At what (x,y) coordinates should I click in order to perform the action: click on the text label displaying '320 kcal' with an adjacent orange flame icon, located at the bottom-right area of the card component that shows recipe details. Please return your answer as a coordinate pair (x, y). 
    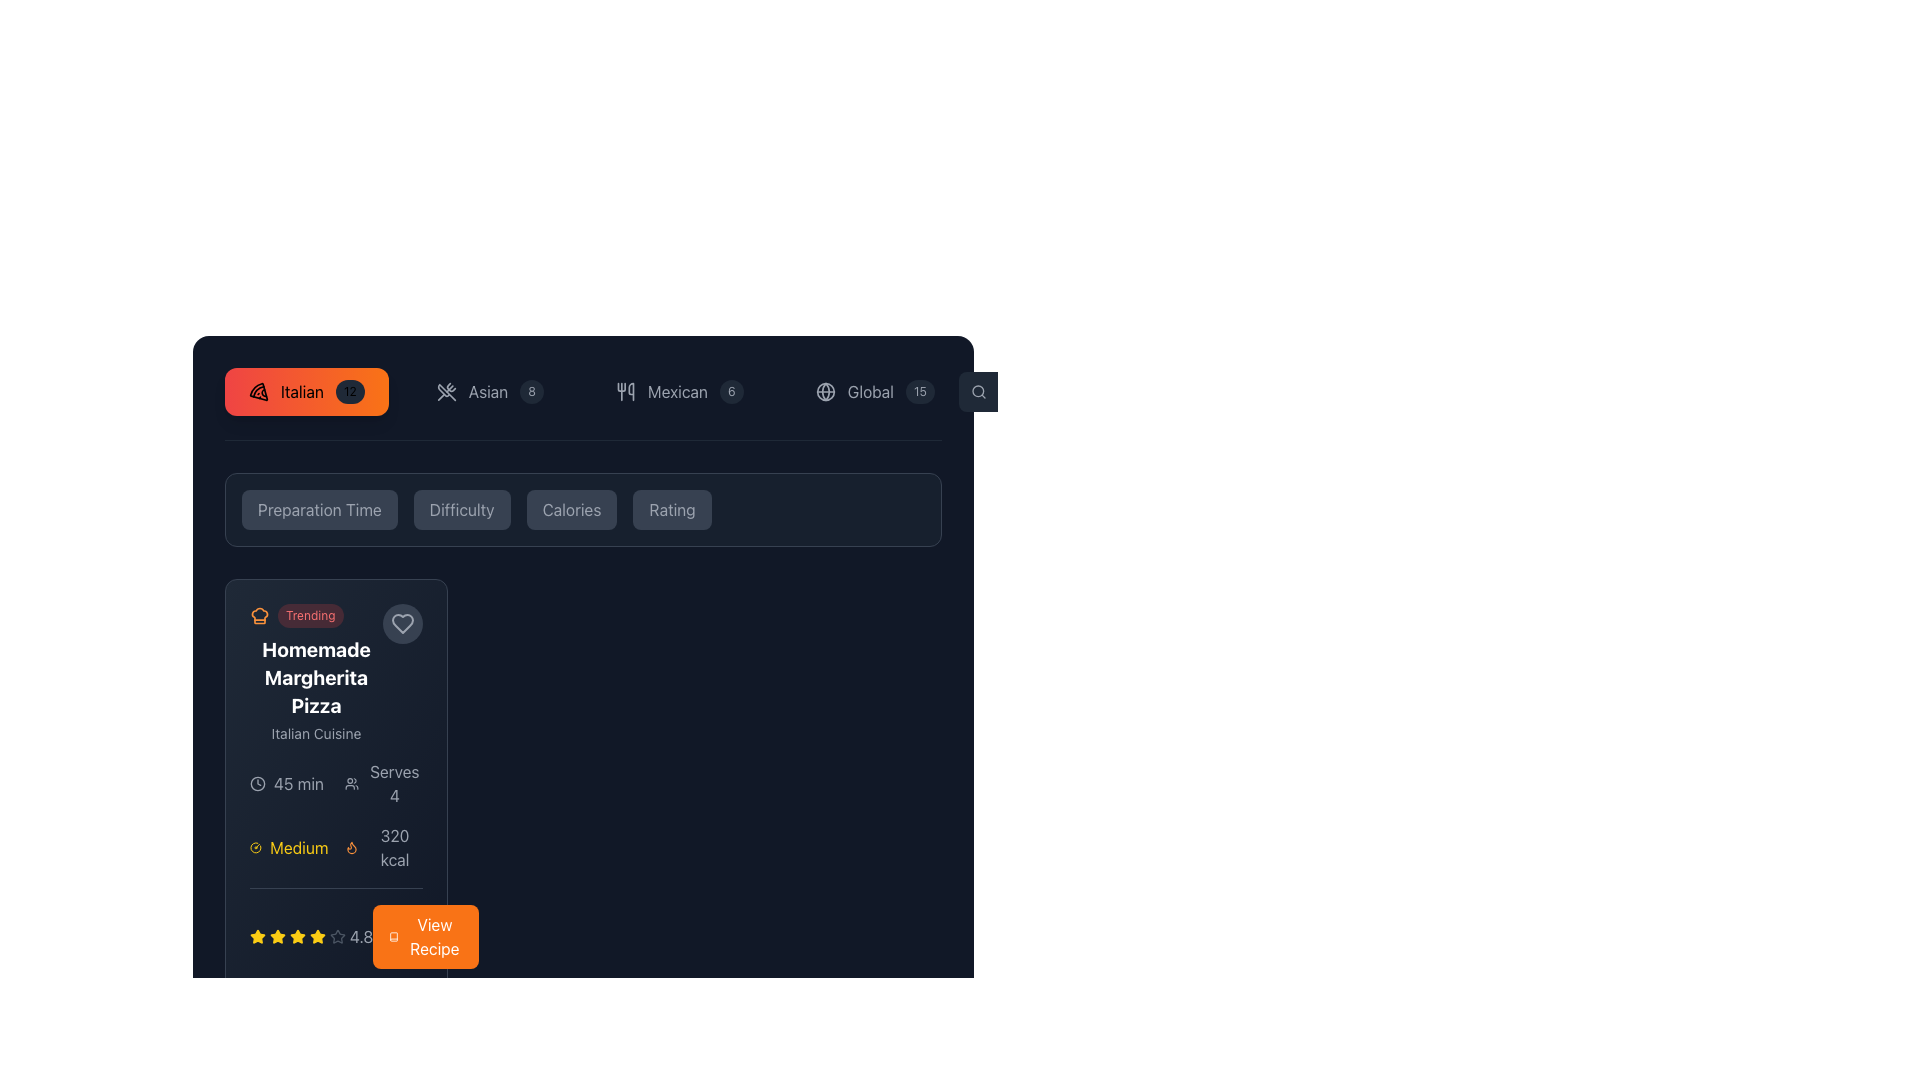
    Looking at the image, I should click on (383, 848).